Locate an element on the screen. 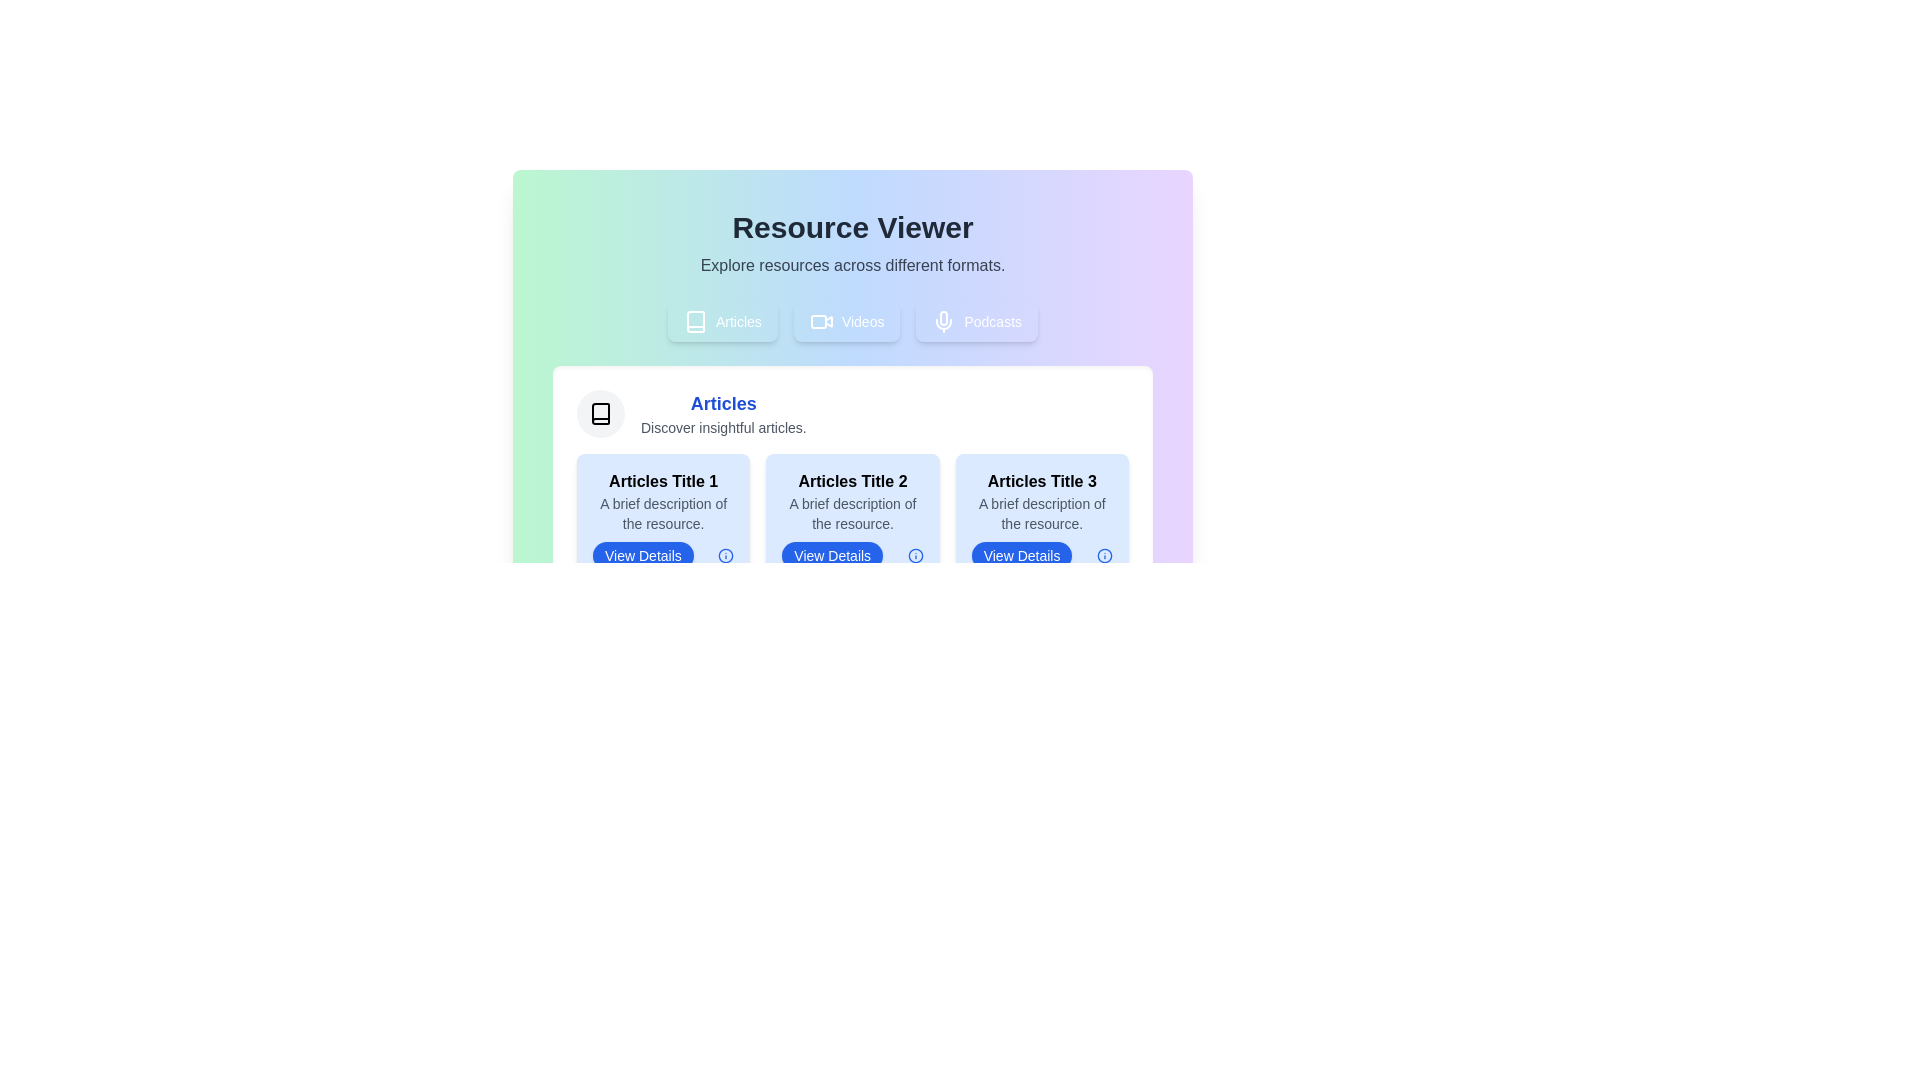 The width and height of the screenshot is (1920, 1080). the 'View Details' button with a blue background and white text is located at coordinates (1022, 555).